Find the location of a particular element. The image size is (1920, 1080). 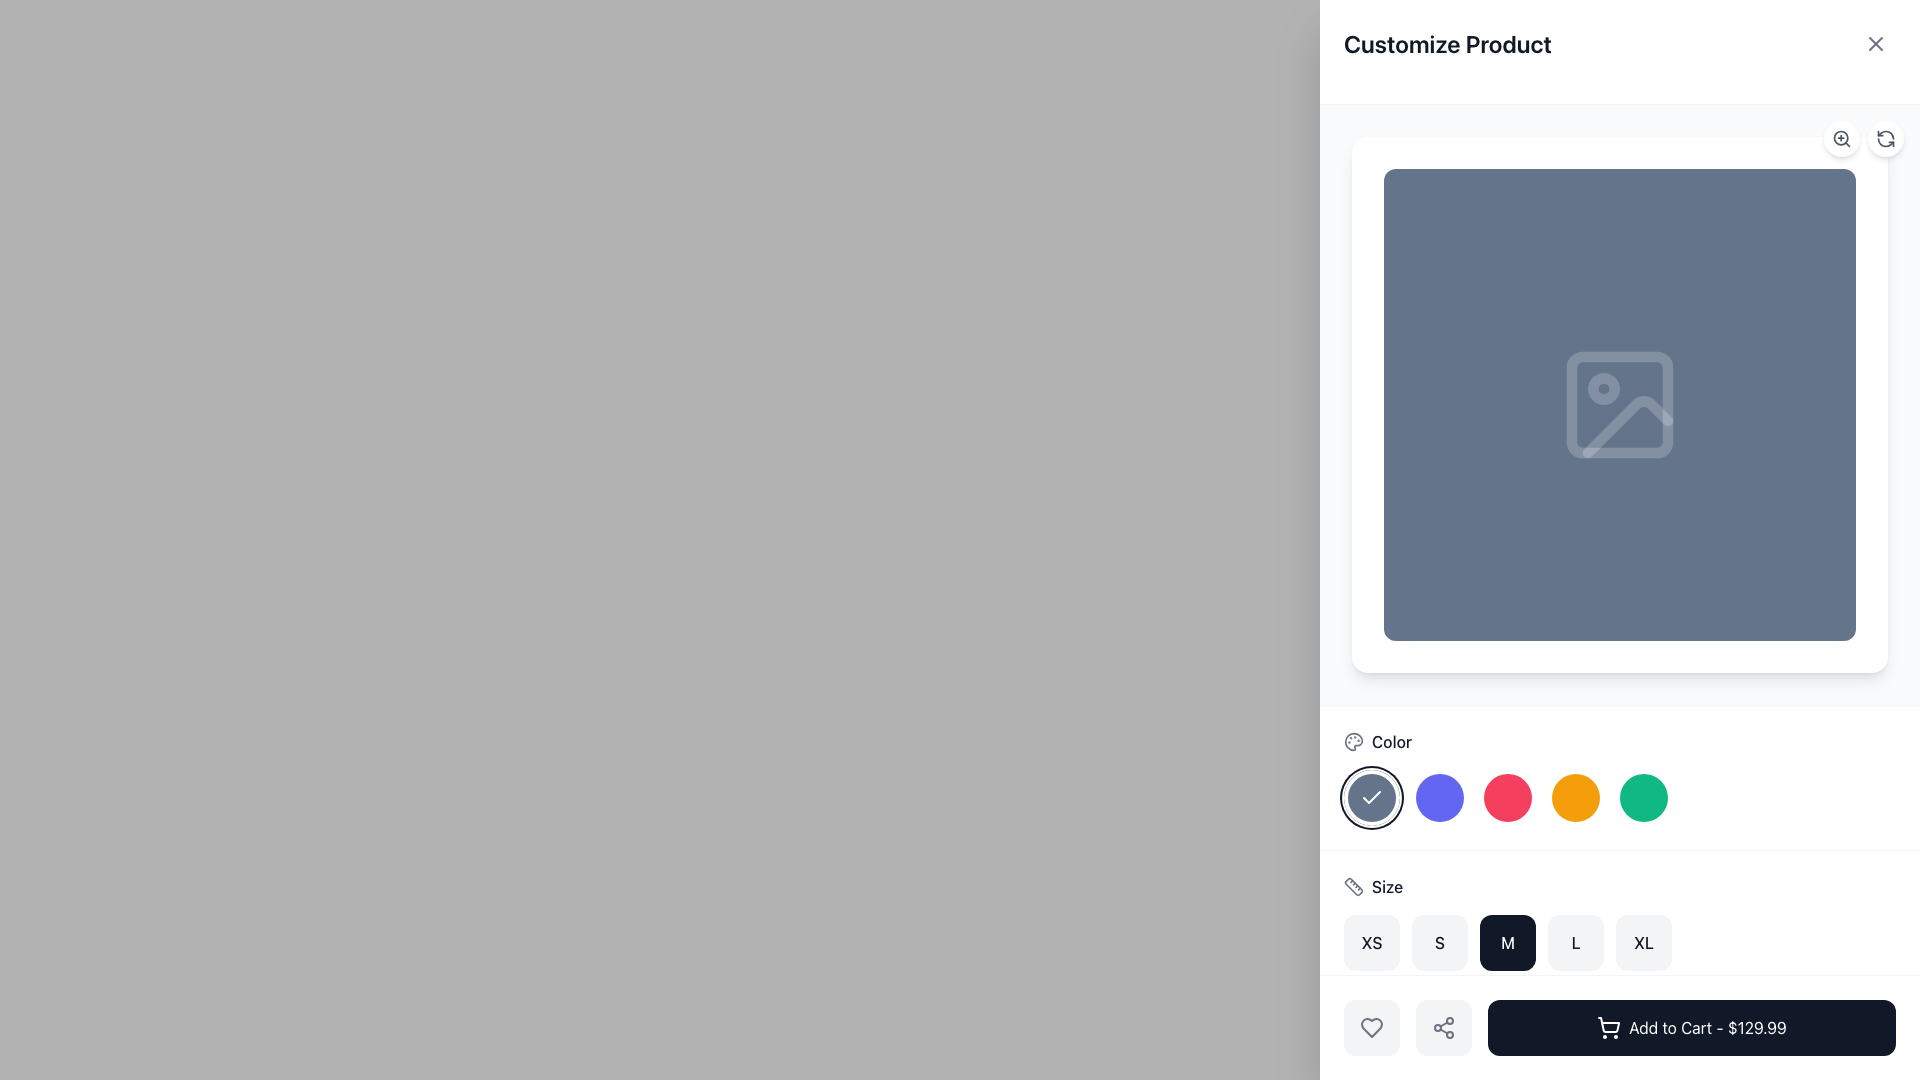

the close button (icon button) located at the top-right corner of the 'Customize Product' panel is located at coordinates (1875, 43).